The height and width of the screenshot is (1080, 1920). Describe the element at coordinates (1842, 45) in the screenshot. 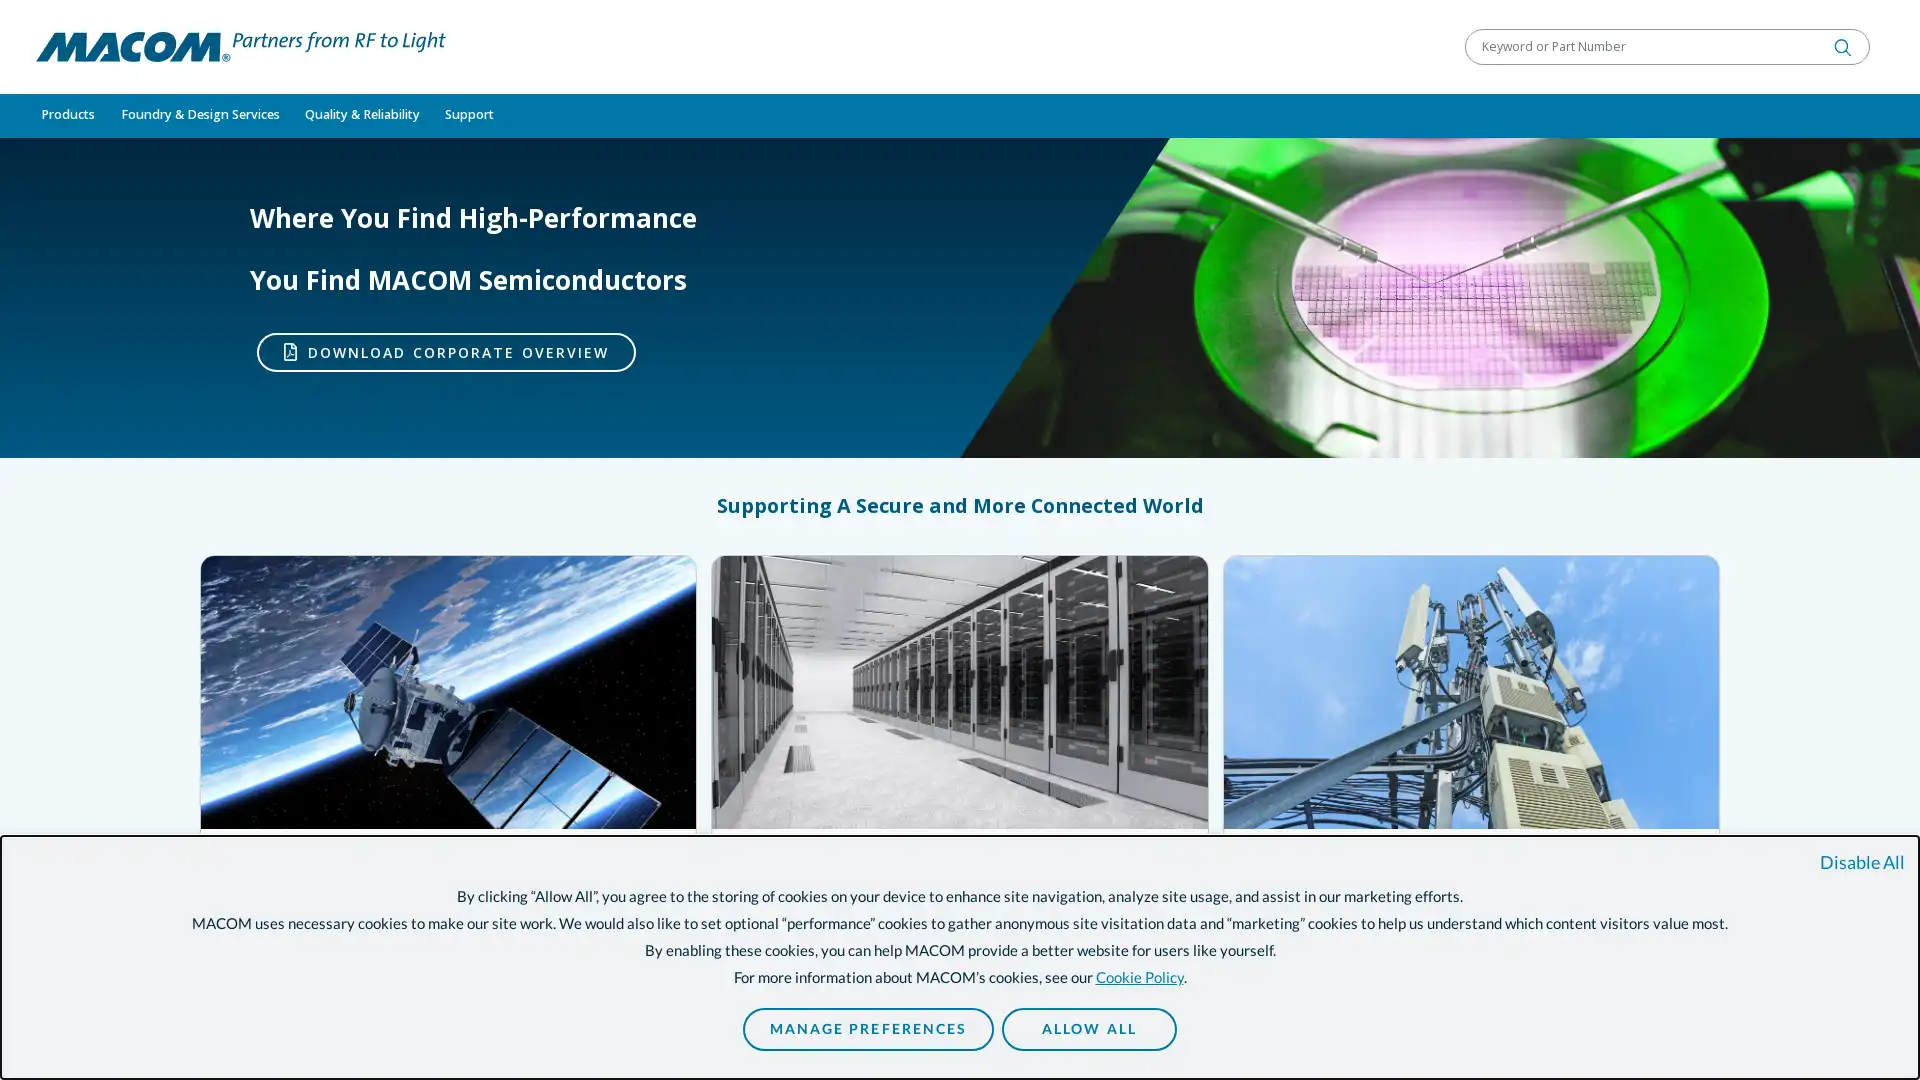

I see `Search` at that location.